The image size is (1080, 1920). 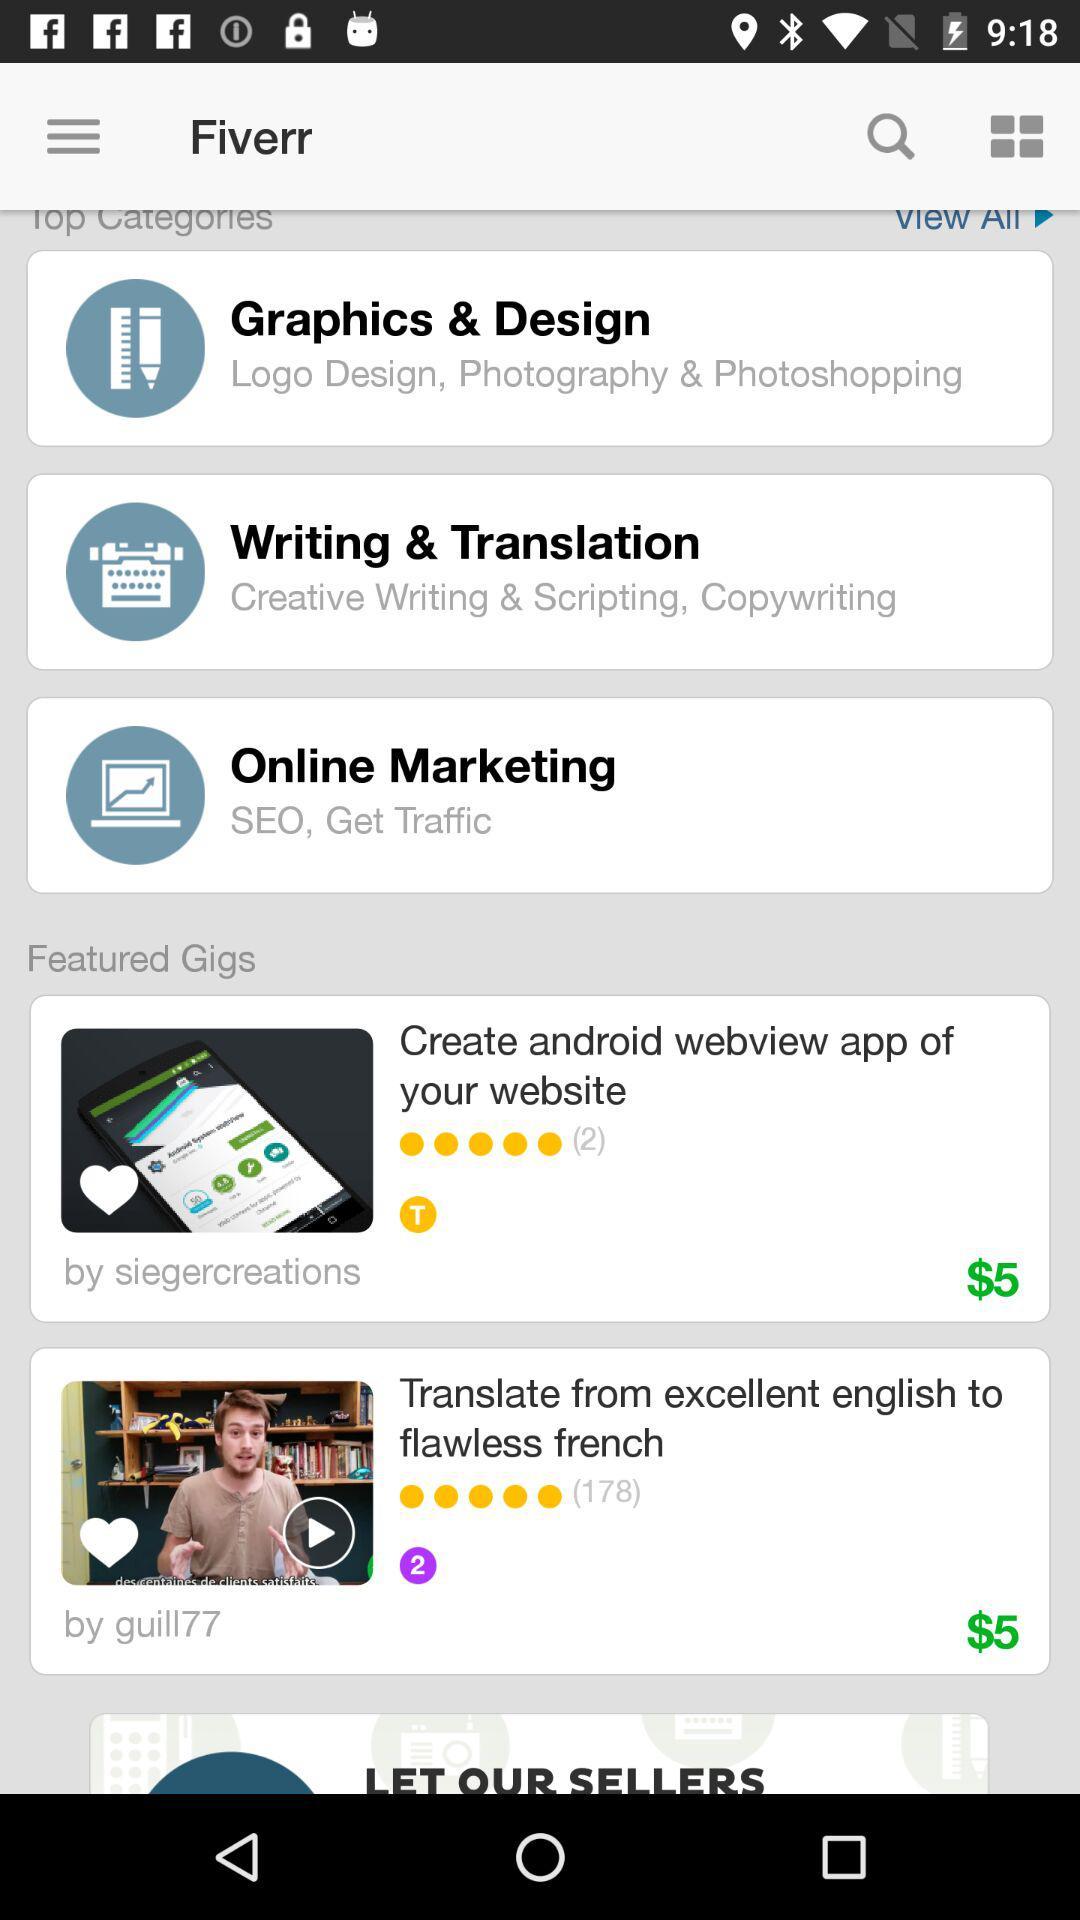 What do you see at coordinates (135, 348) in the screenshot?
I see `the logo which is left hand side of graphics  design` at bounding box center [135, 348].